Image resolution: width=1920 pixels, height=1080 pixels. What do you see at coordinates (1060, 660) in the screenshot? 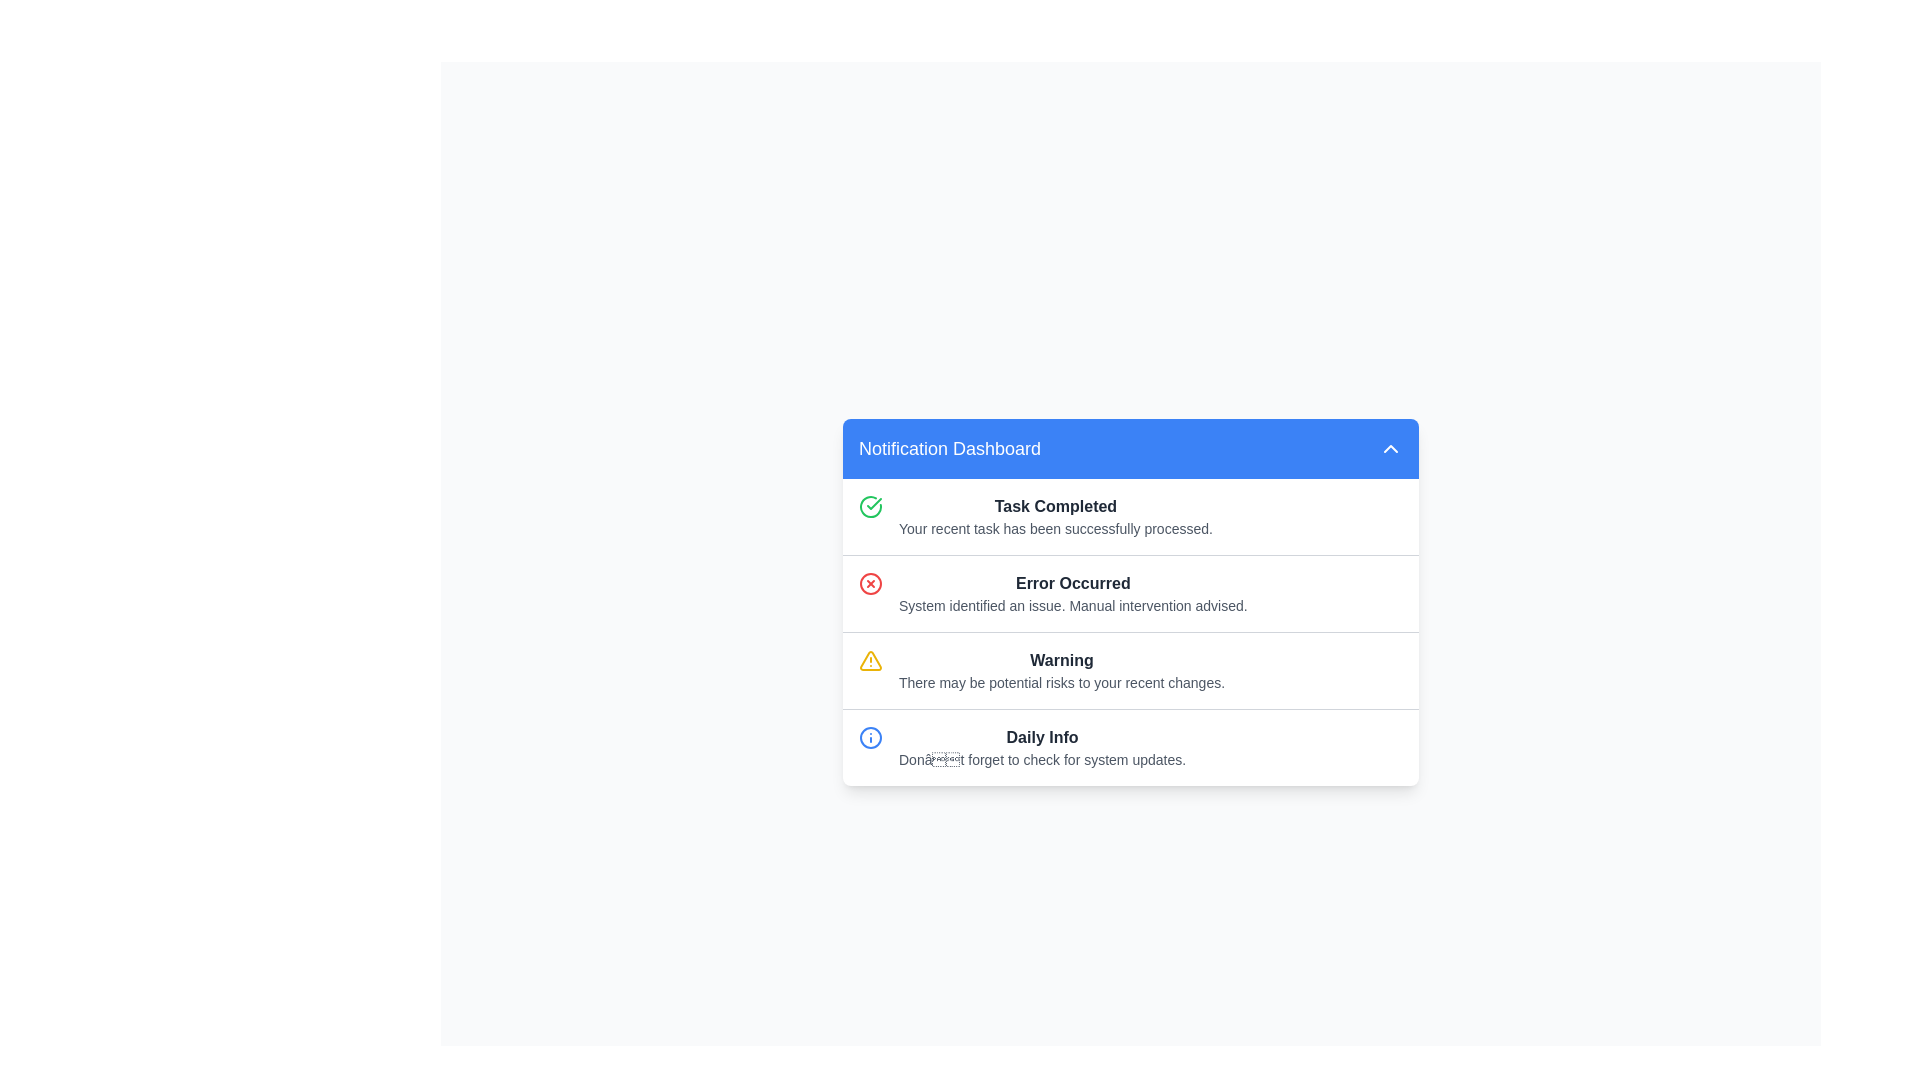
I see `the warning message heading text label, which is the third section in the vertically stacked list of notifications, marked by a warning triangle icon` at bounding box center [1060, 660].